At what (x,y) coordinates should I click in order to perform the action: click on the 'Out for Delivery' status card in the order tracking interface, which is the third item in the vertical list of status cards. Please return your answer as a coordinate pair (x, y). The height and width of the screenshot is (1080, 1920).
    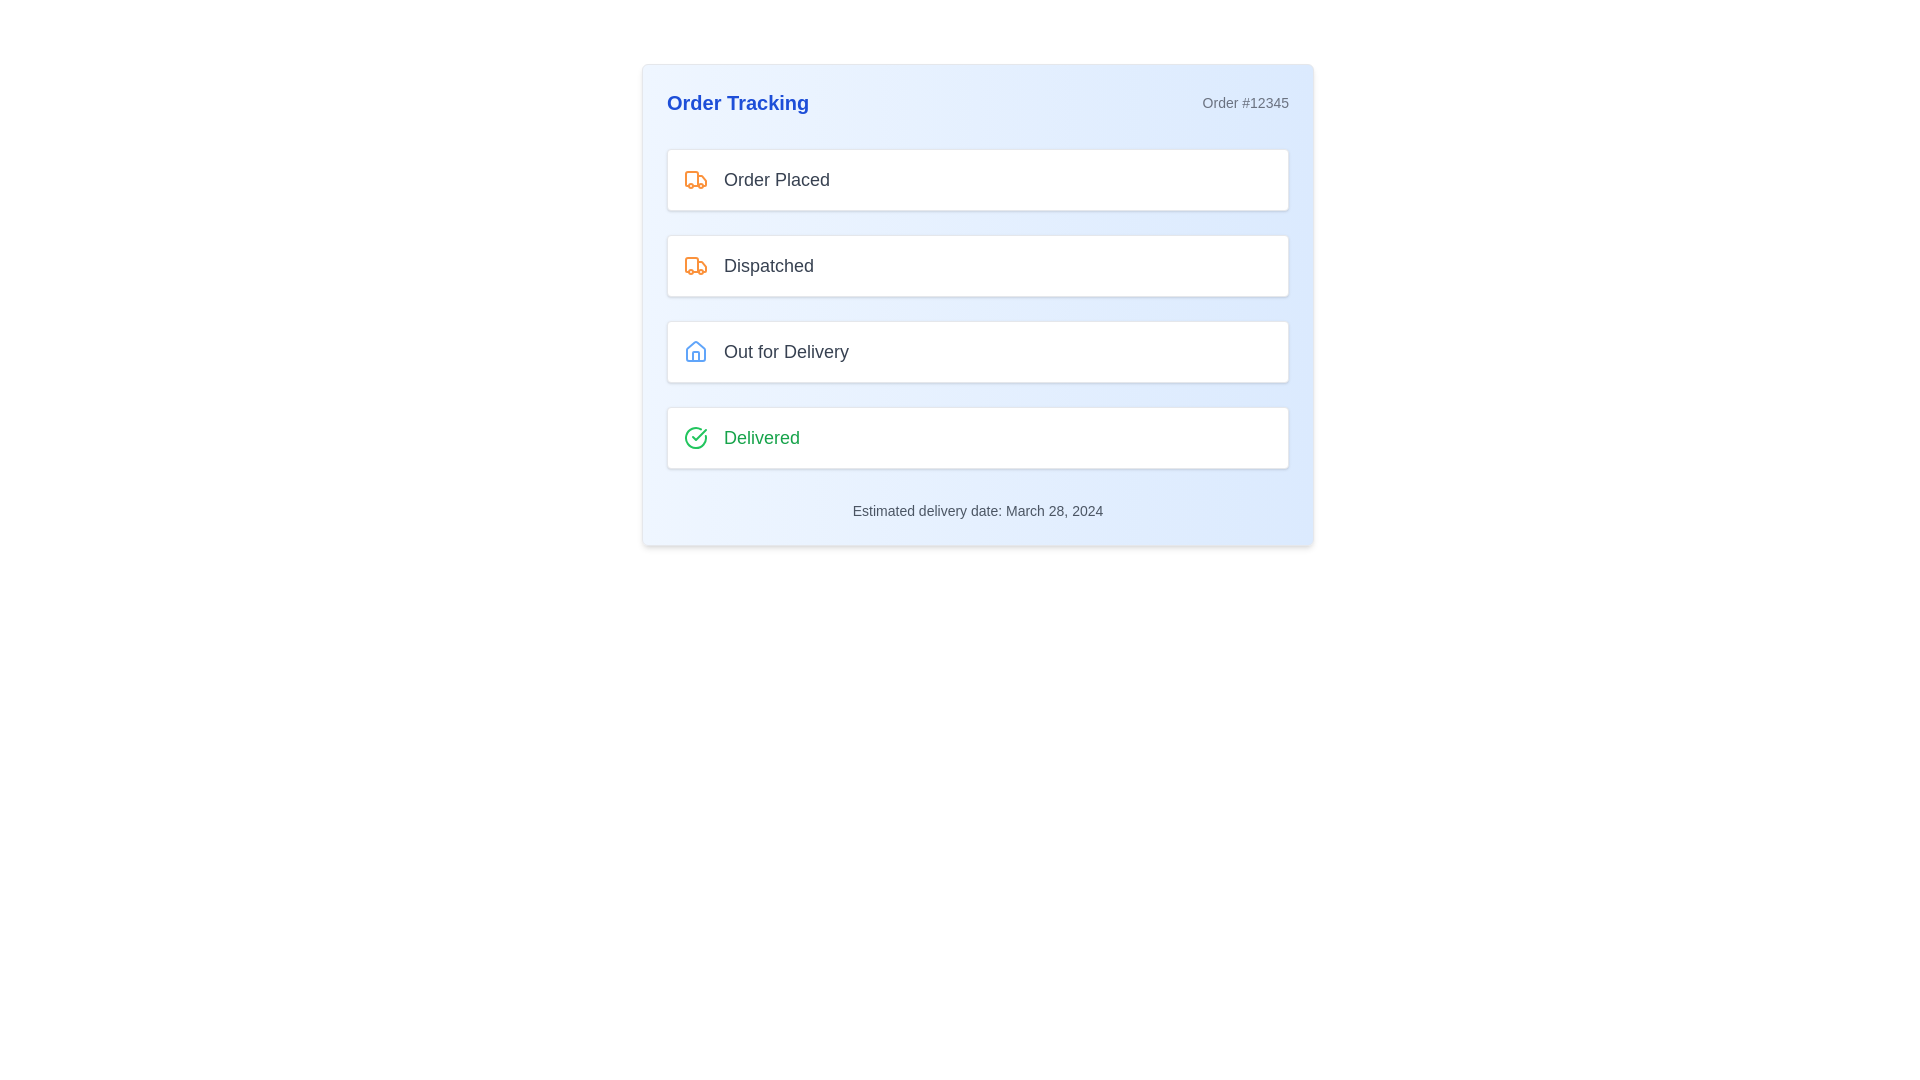
    Looking at the image, I should click on (978, 350).